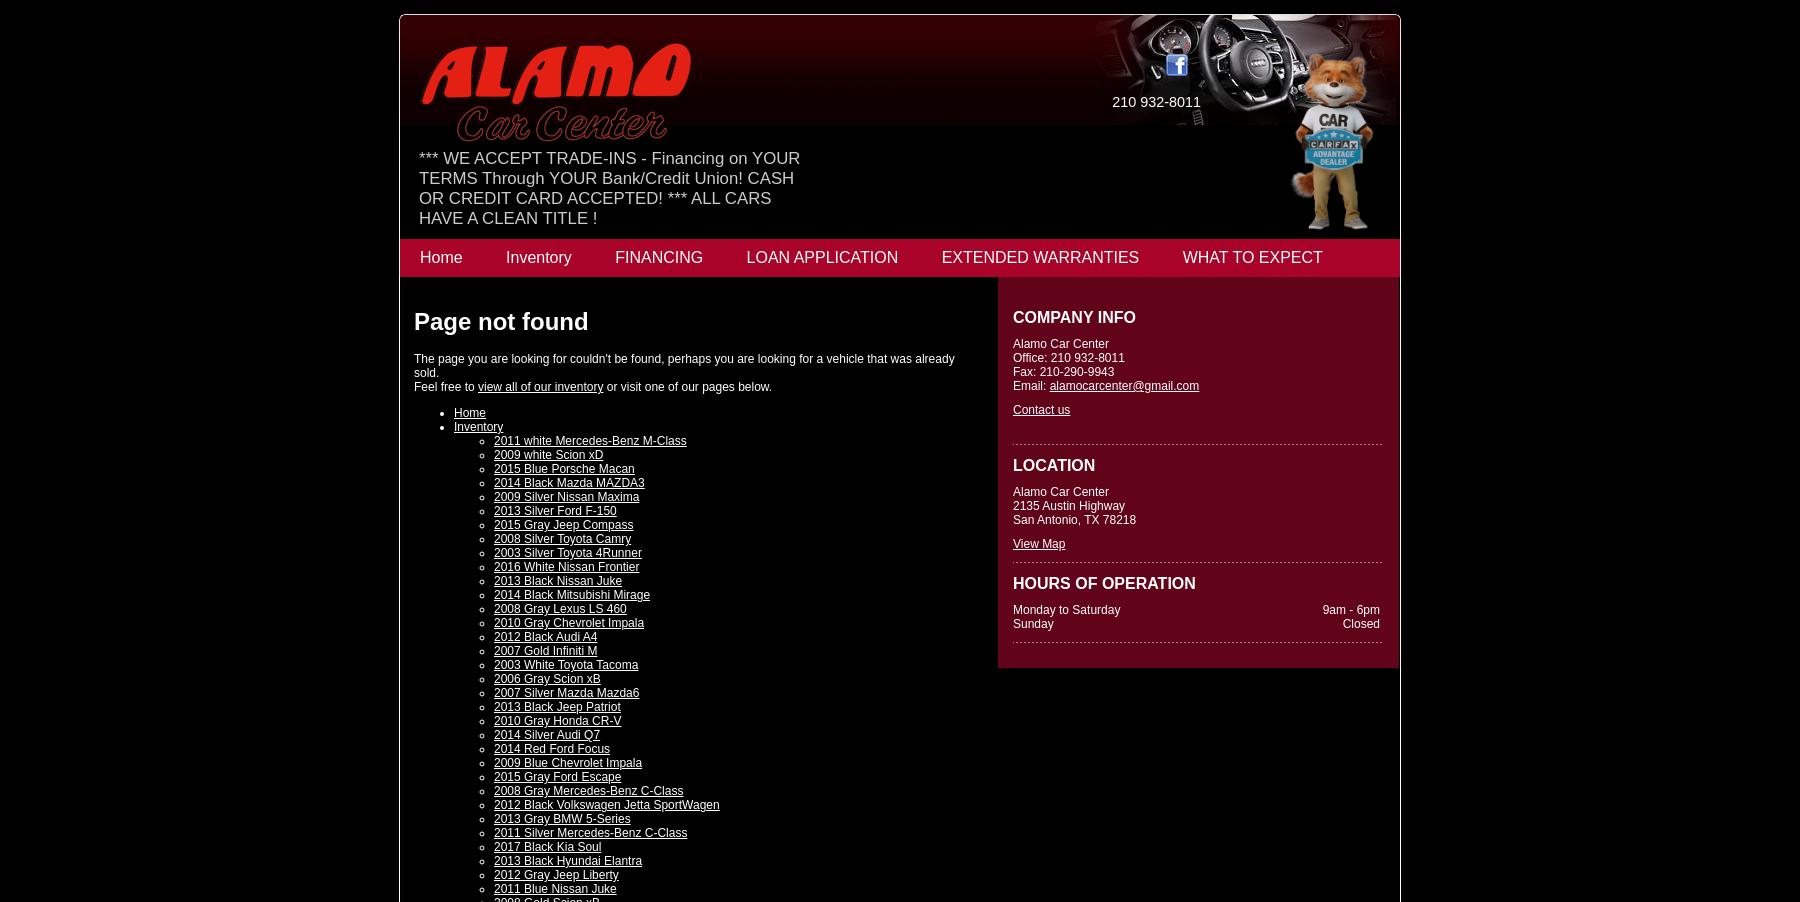  I want to click on 'Contact us', so click(1013, 409).